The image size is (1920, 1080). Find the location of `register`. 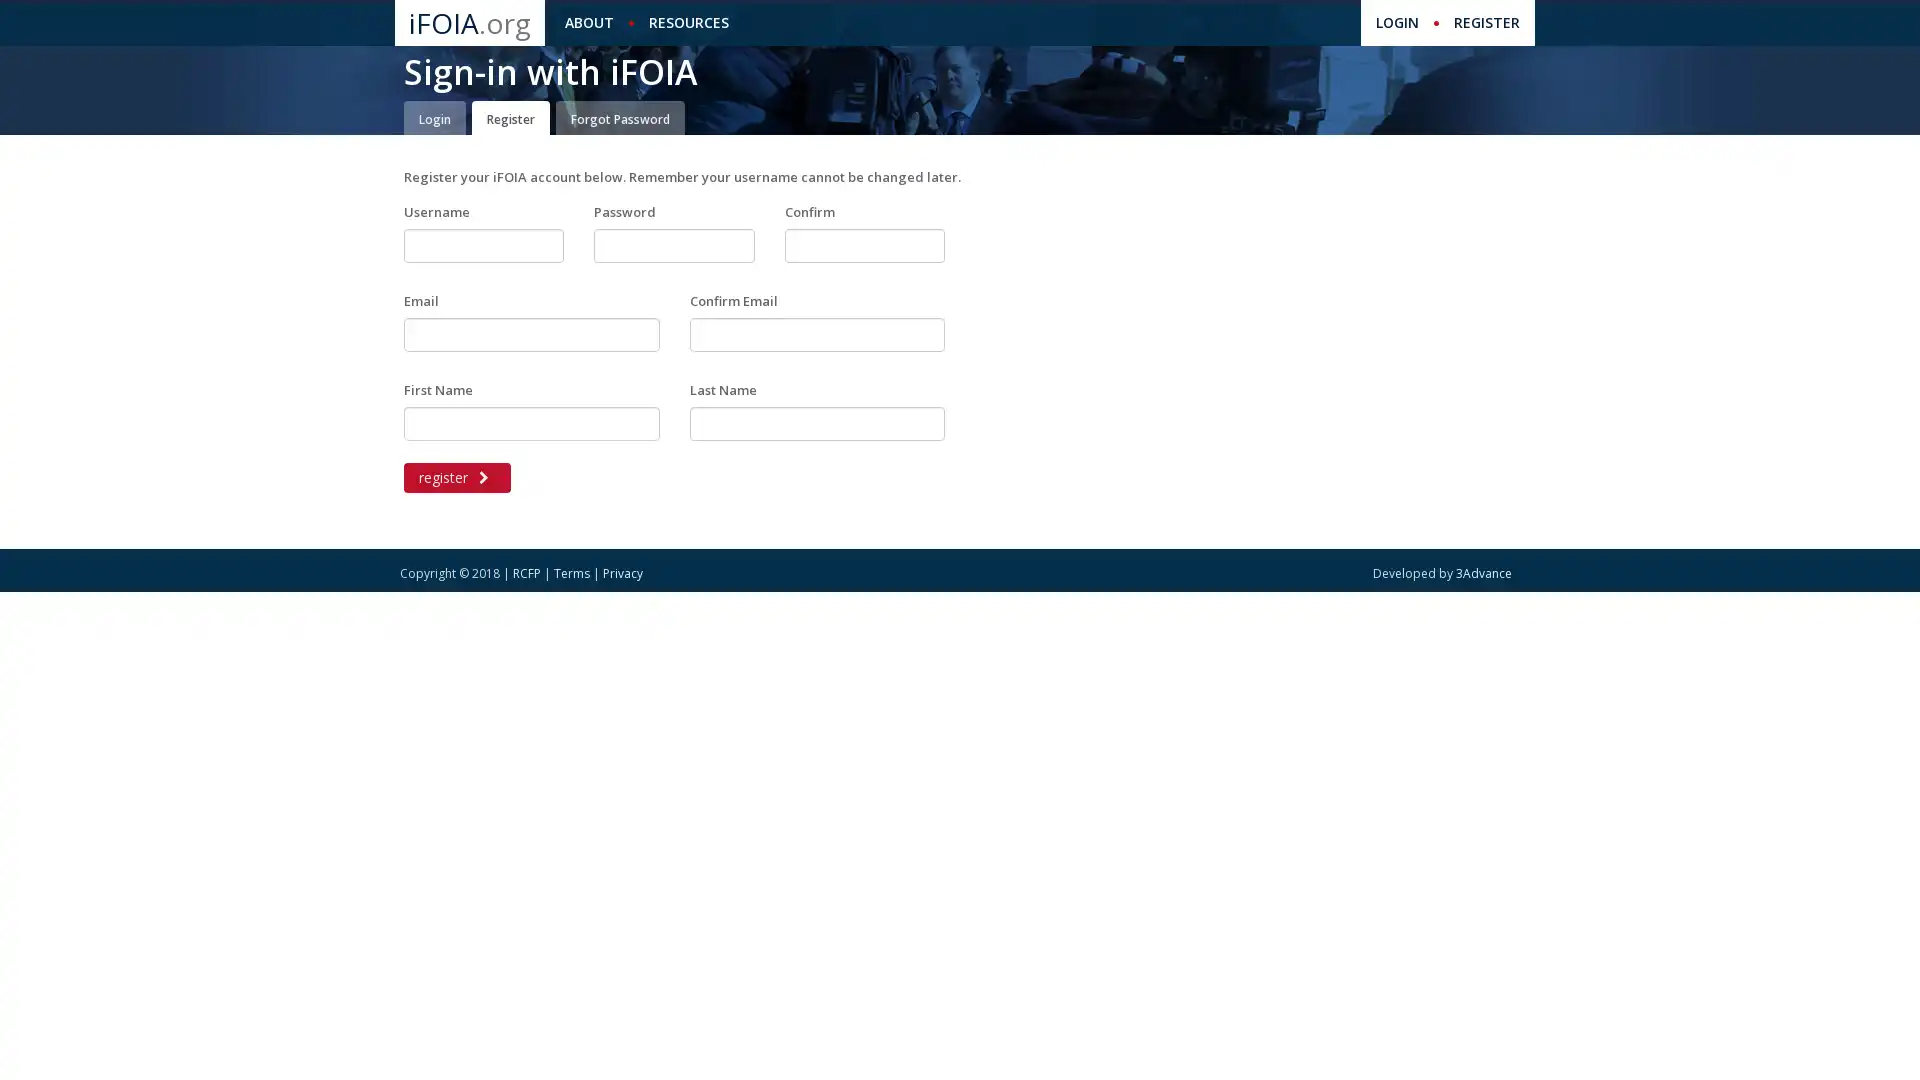

register is located at coordinates (456, 478).